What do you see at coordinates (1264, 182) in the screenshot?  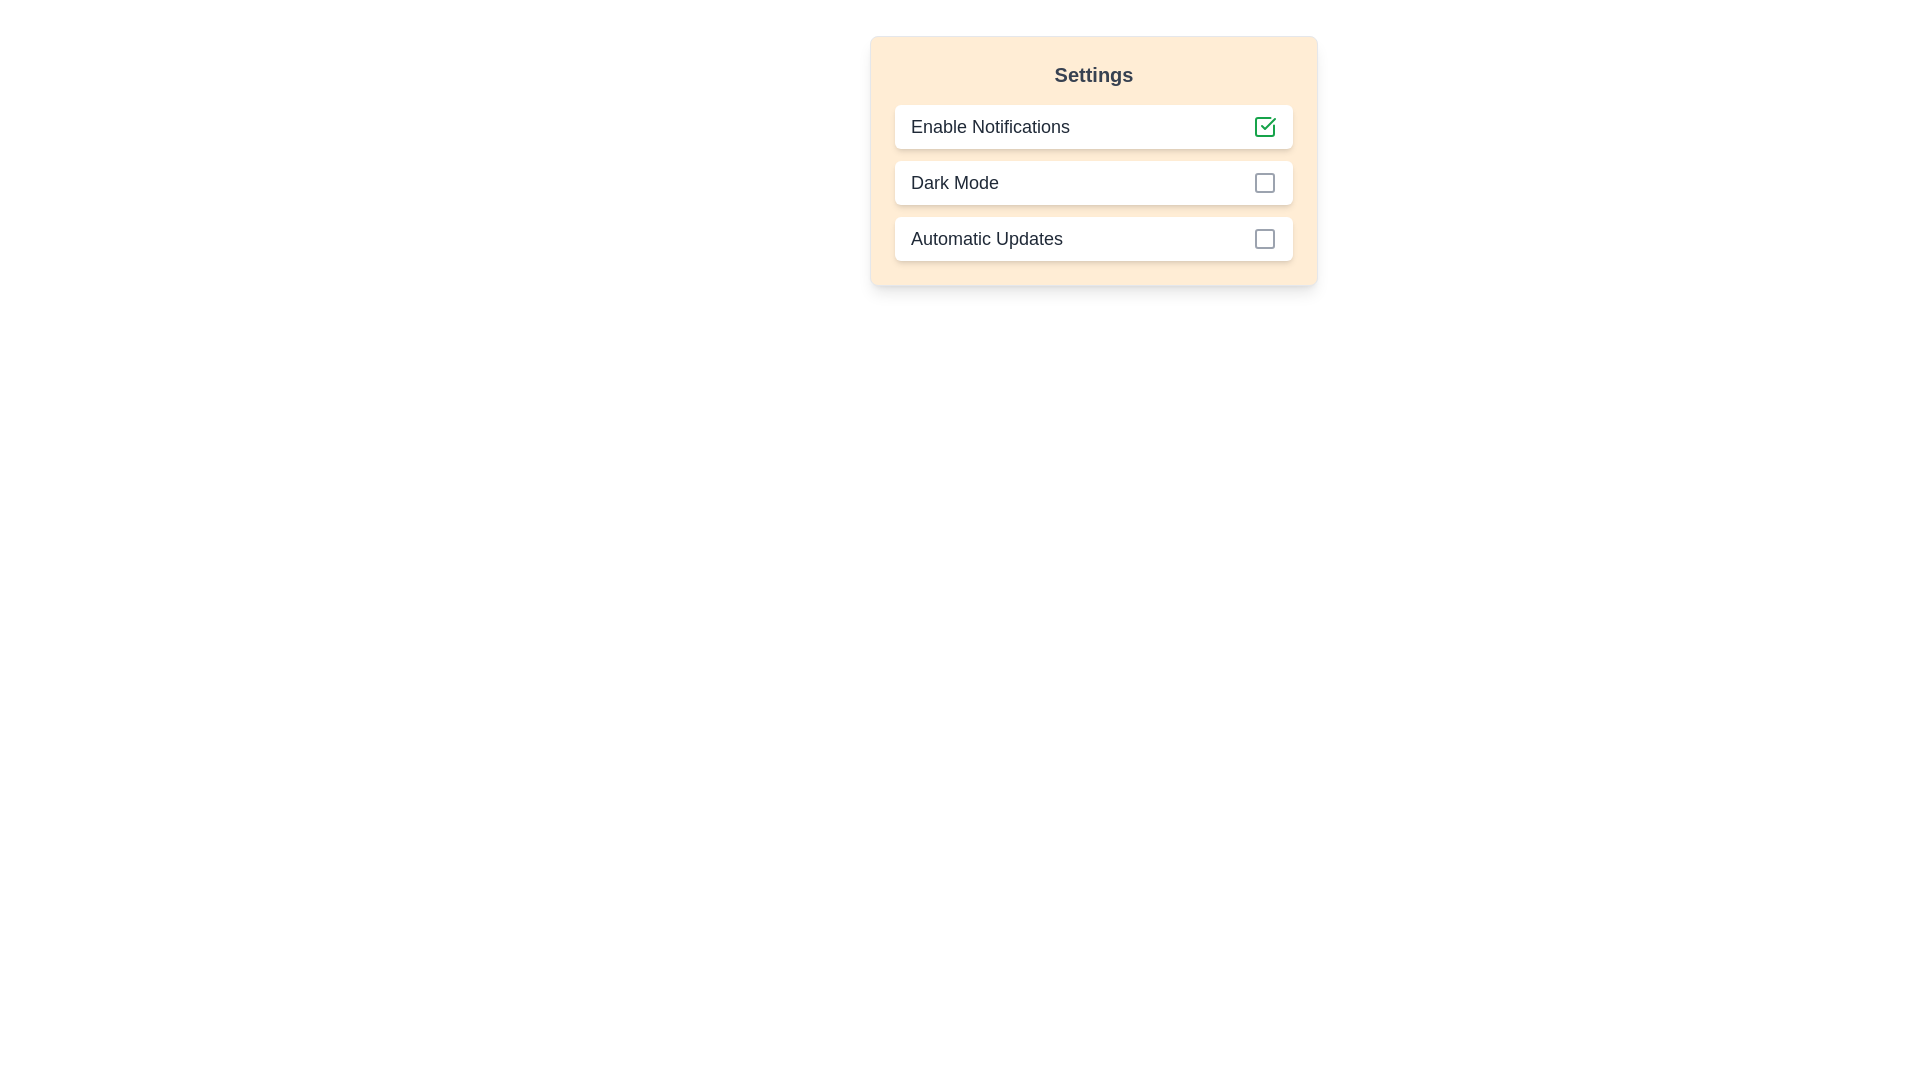 I see `the checkbox` at bounding box center [1264, 182].